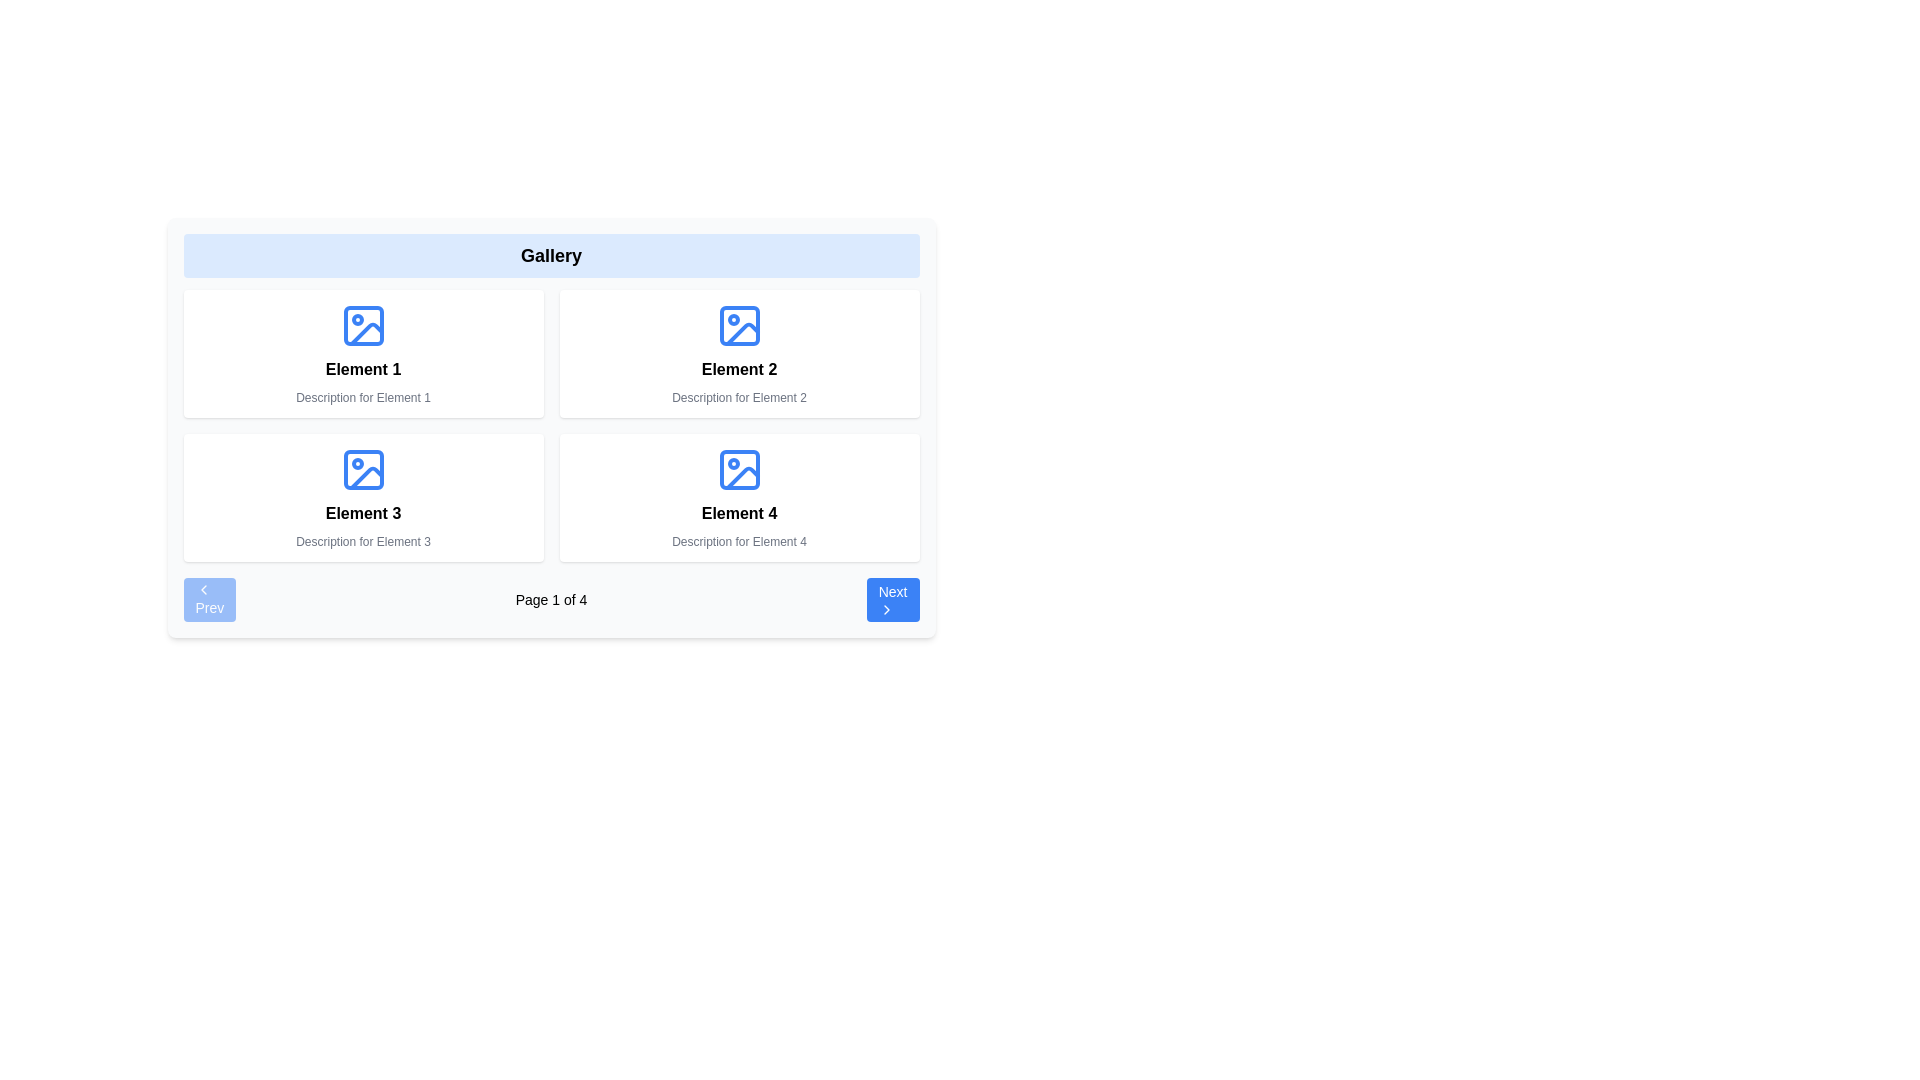 The image size is (1920, 1080). Describe the element at coordinates (363, 470) in the screenshot. I see `the topmost icon of the card labeled 'Element 3' located in the lower-left area of the gallery` at that location.